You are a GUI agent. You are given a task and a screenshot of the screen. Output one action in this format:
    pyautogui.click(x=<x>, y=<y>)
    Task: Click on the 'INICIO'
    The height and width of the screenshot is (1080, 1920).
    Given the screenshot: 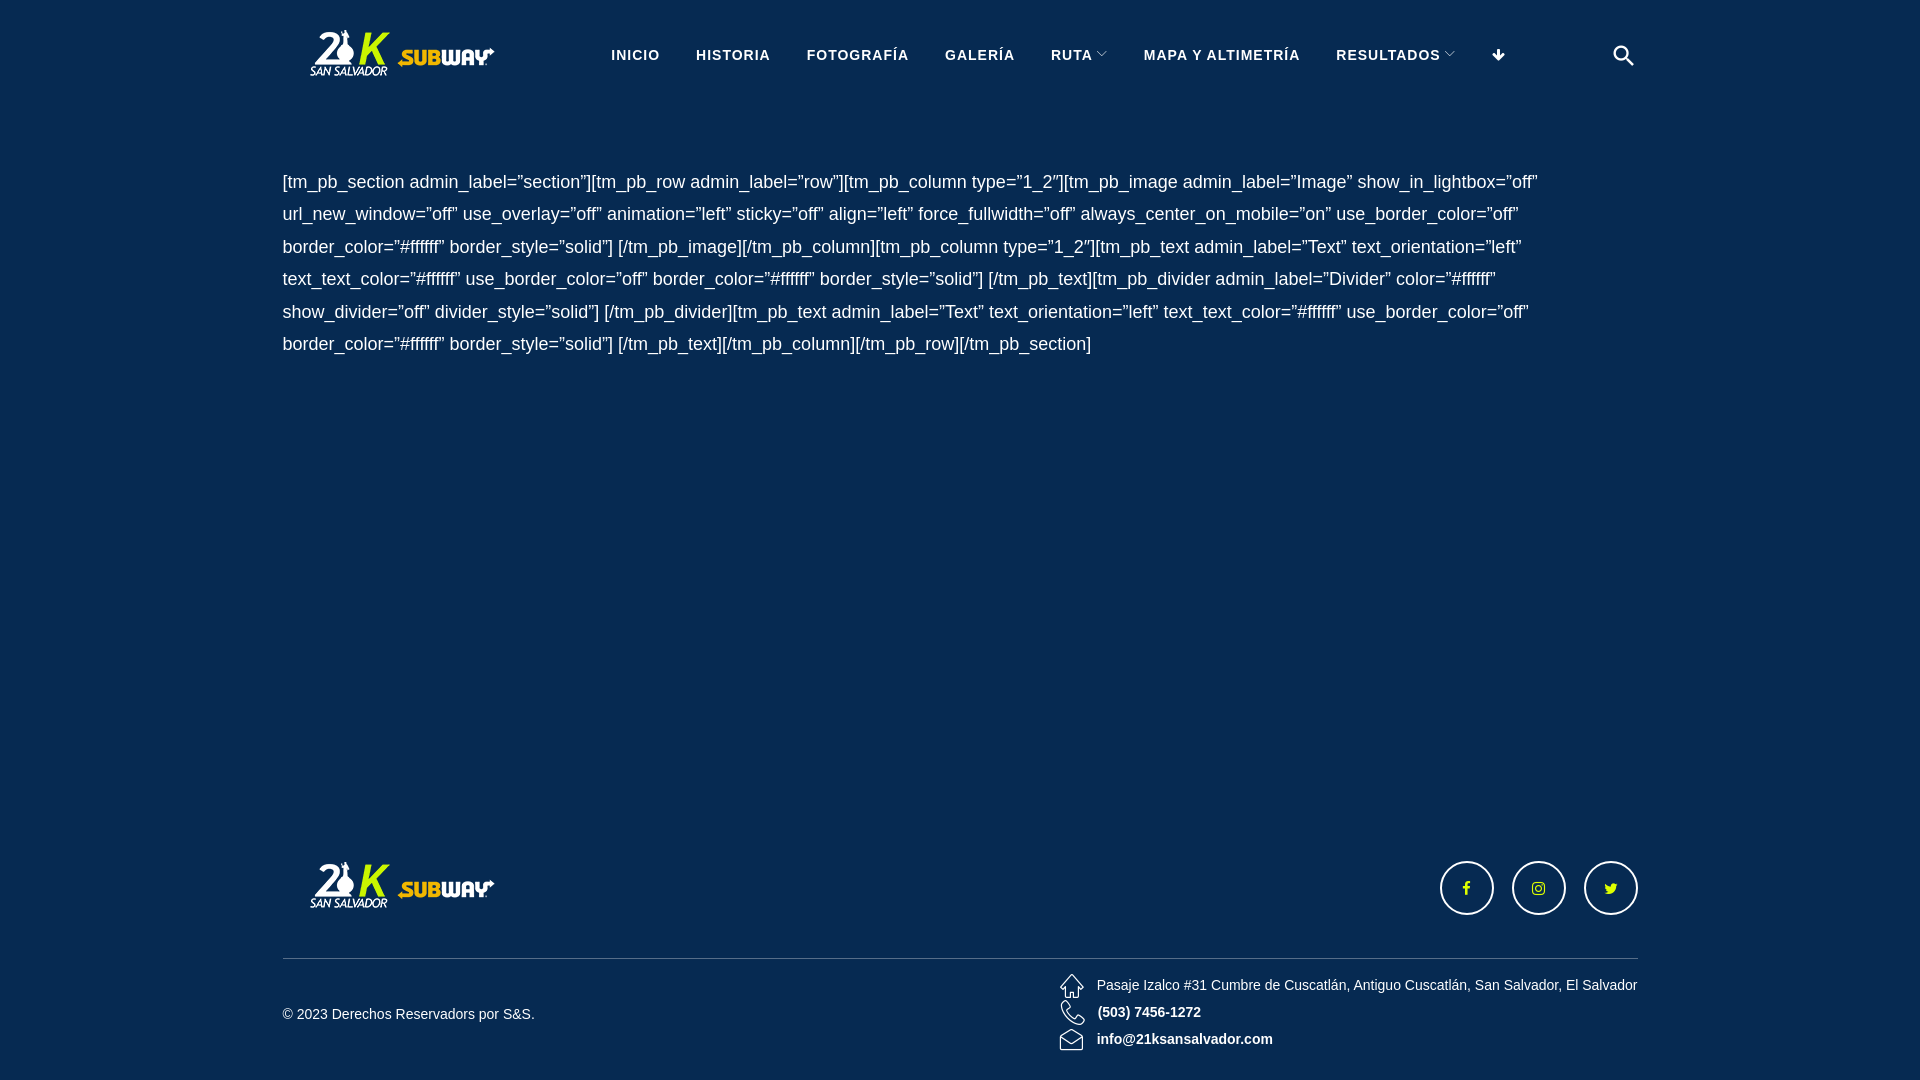 What is the action you would take?
    pyautogui.click(x=634, y=54)
    